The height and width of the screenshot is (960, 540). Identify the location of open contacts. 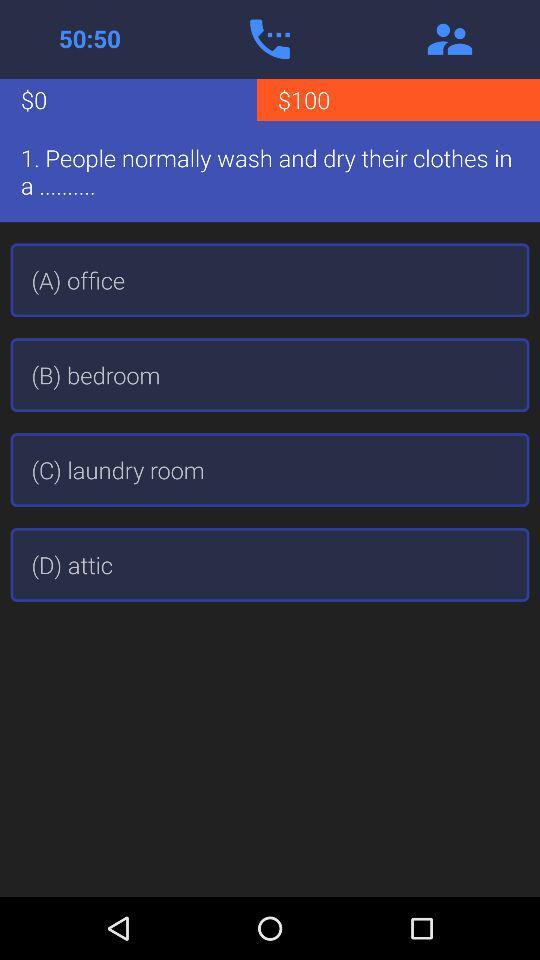
(449, 38).